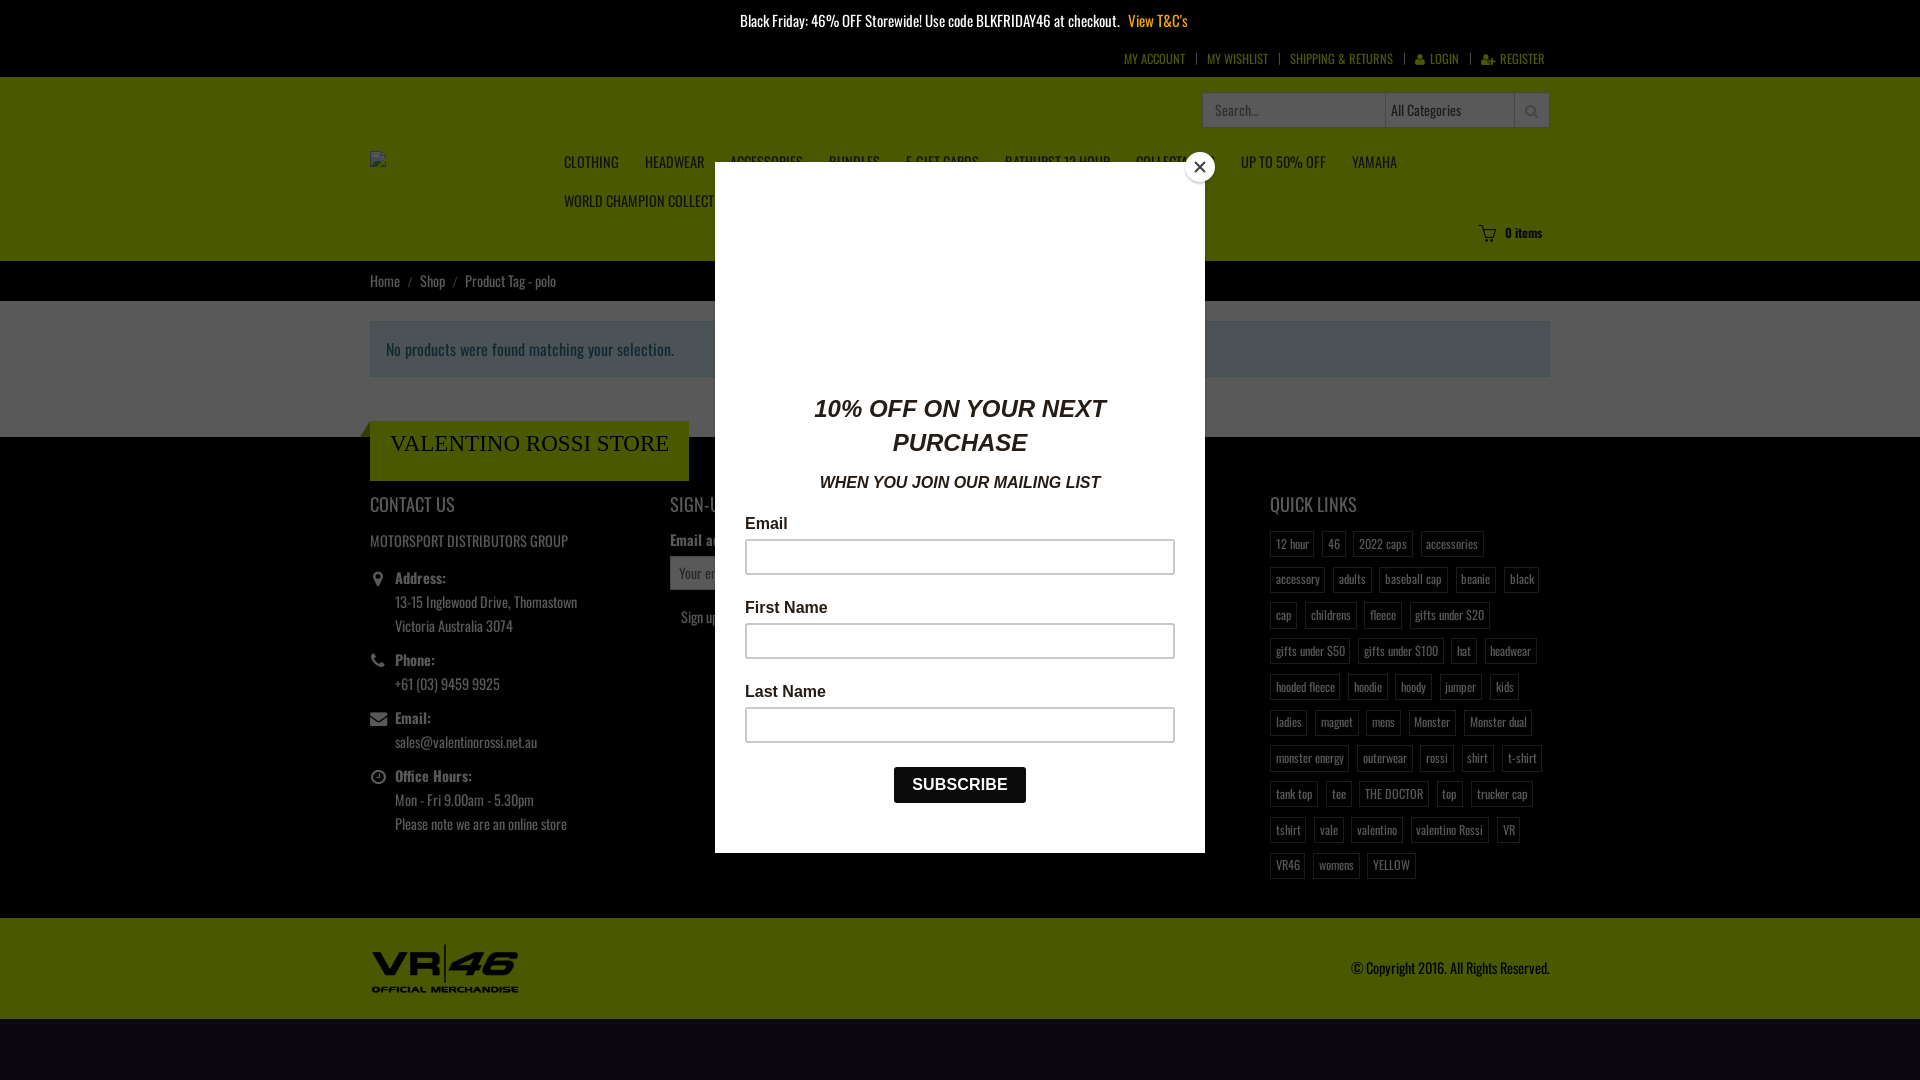 The image size is (1920, 1080). Describe the element at coordinates (1449, 793) in the screenshot. I see `'top'` at that location.